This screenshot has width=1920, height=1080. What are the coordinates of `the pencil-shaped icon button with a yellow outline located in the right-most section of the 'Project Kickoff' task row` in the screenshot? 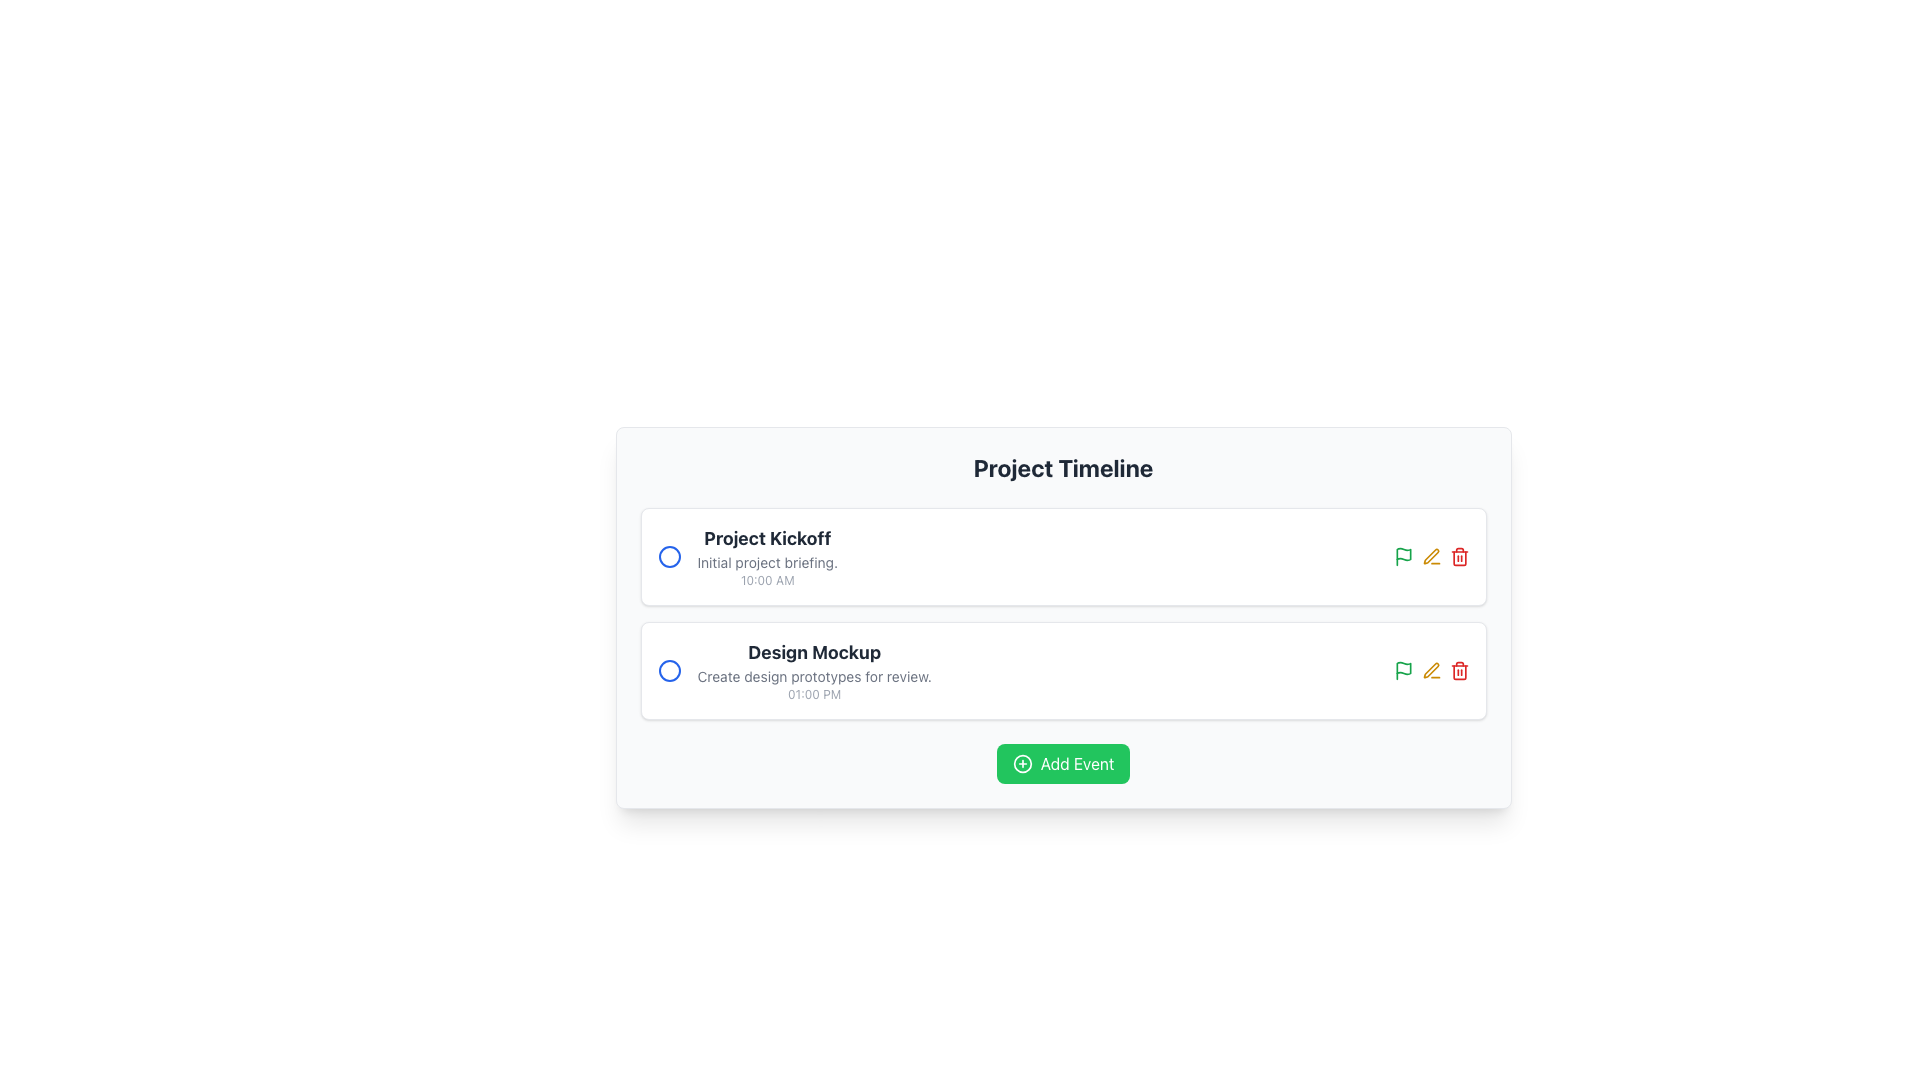 It's located at (1430, 556).